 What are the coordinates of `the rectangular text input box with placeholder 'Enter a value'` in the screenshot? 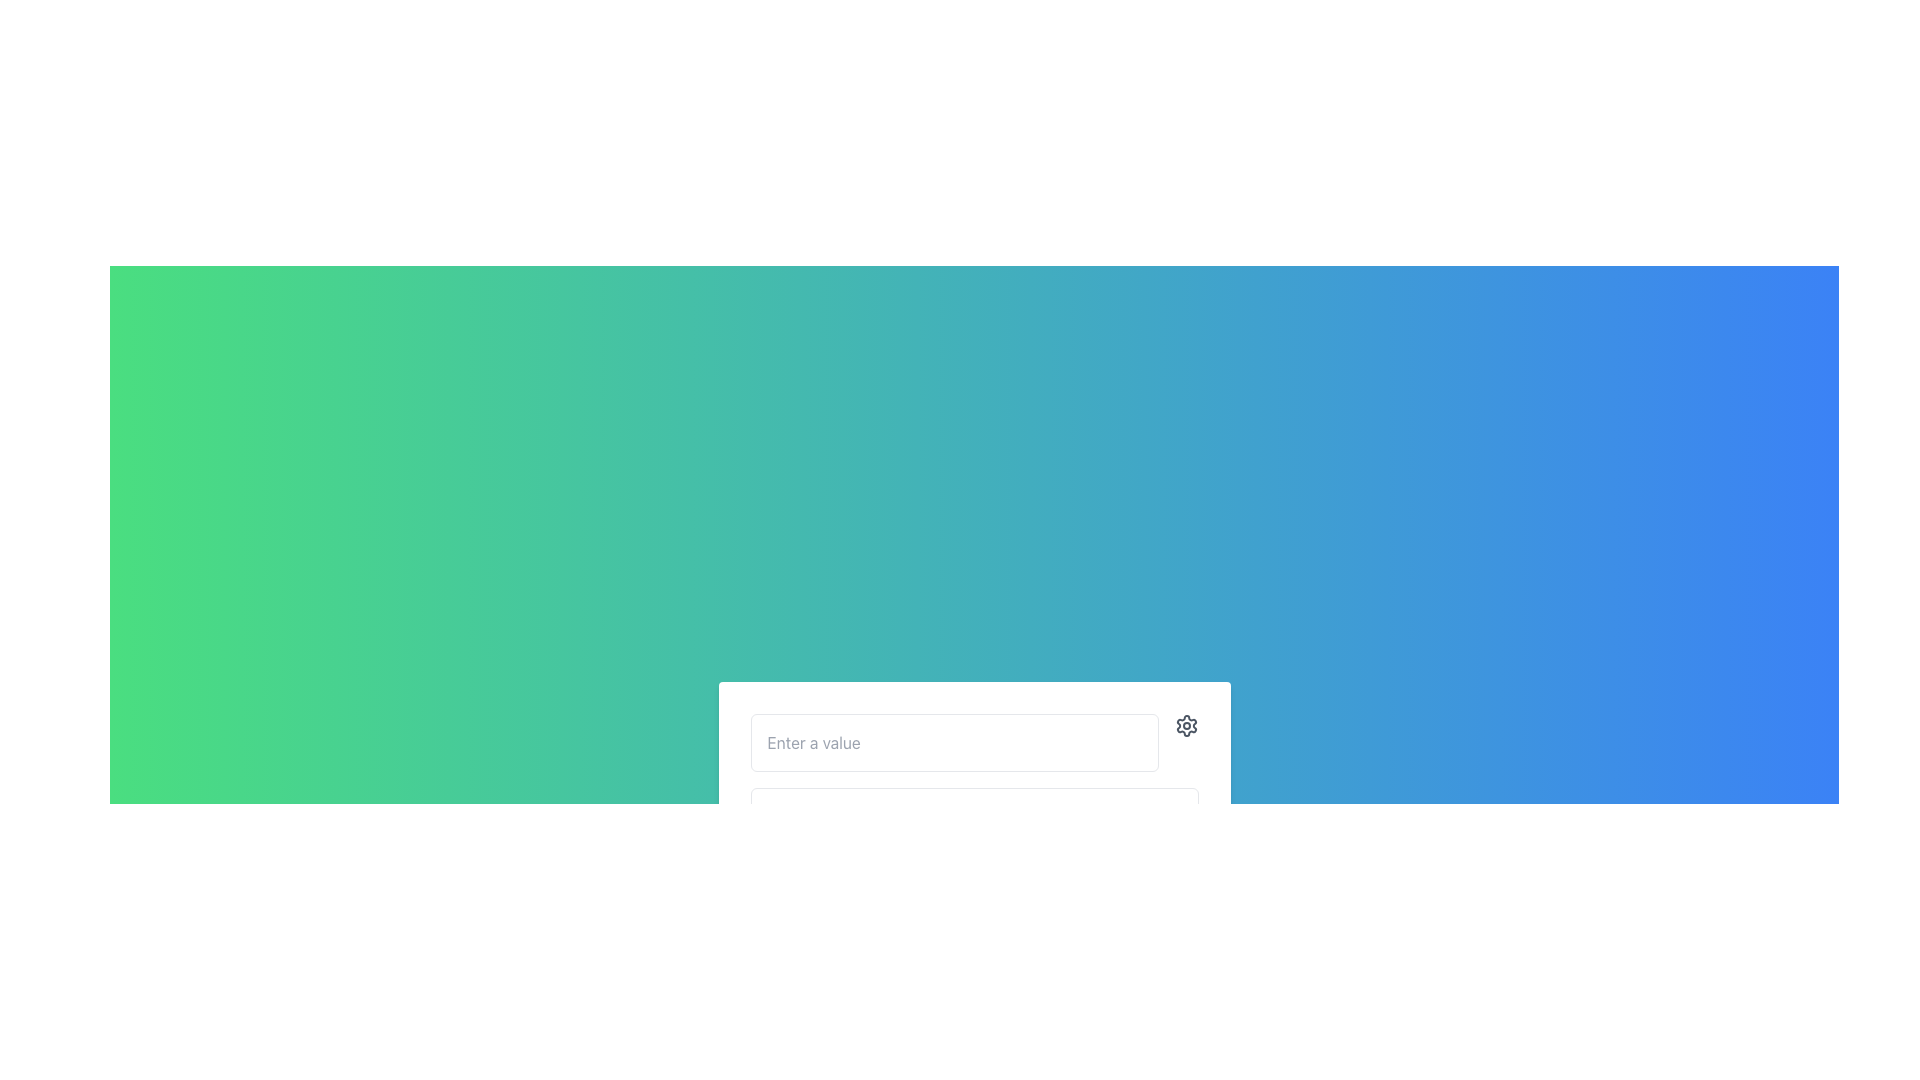 It's located at (953, 743).